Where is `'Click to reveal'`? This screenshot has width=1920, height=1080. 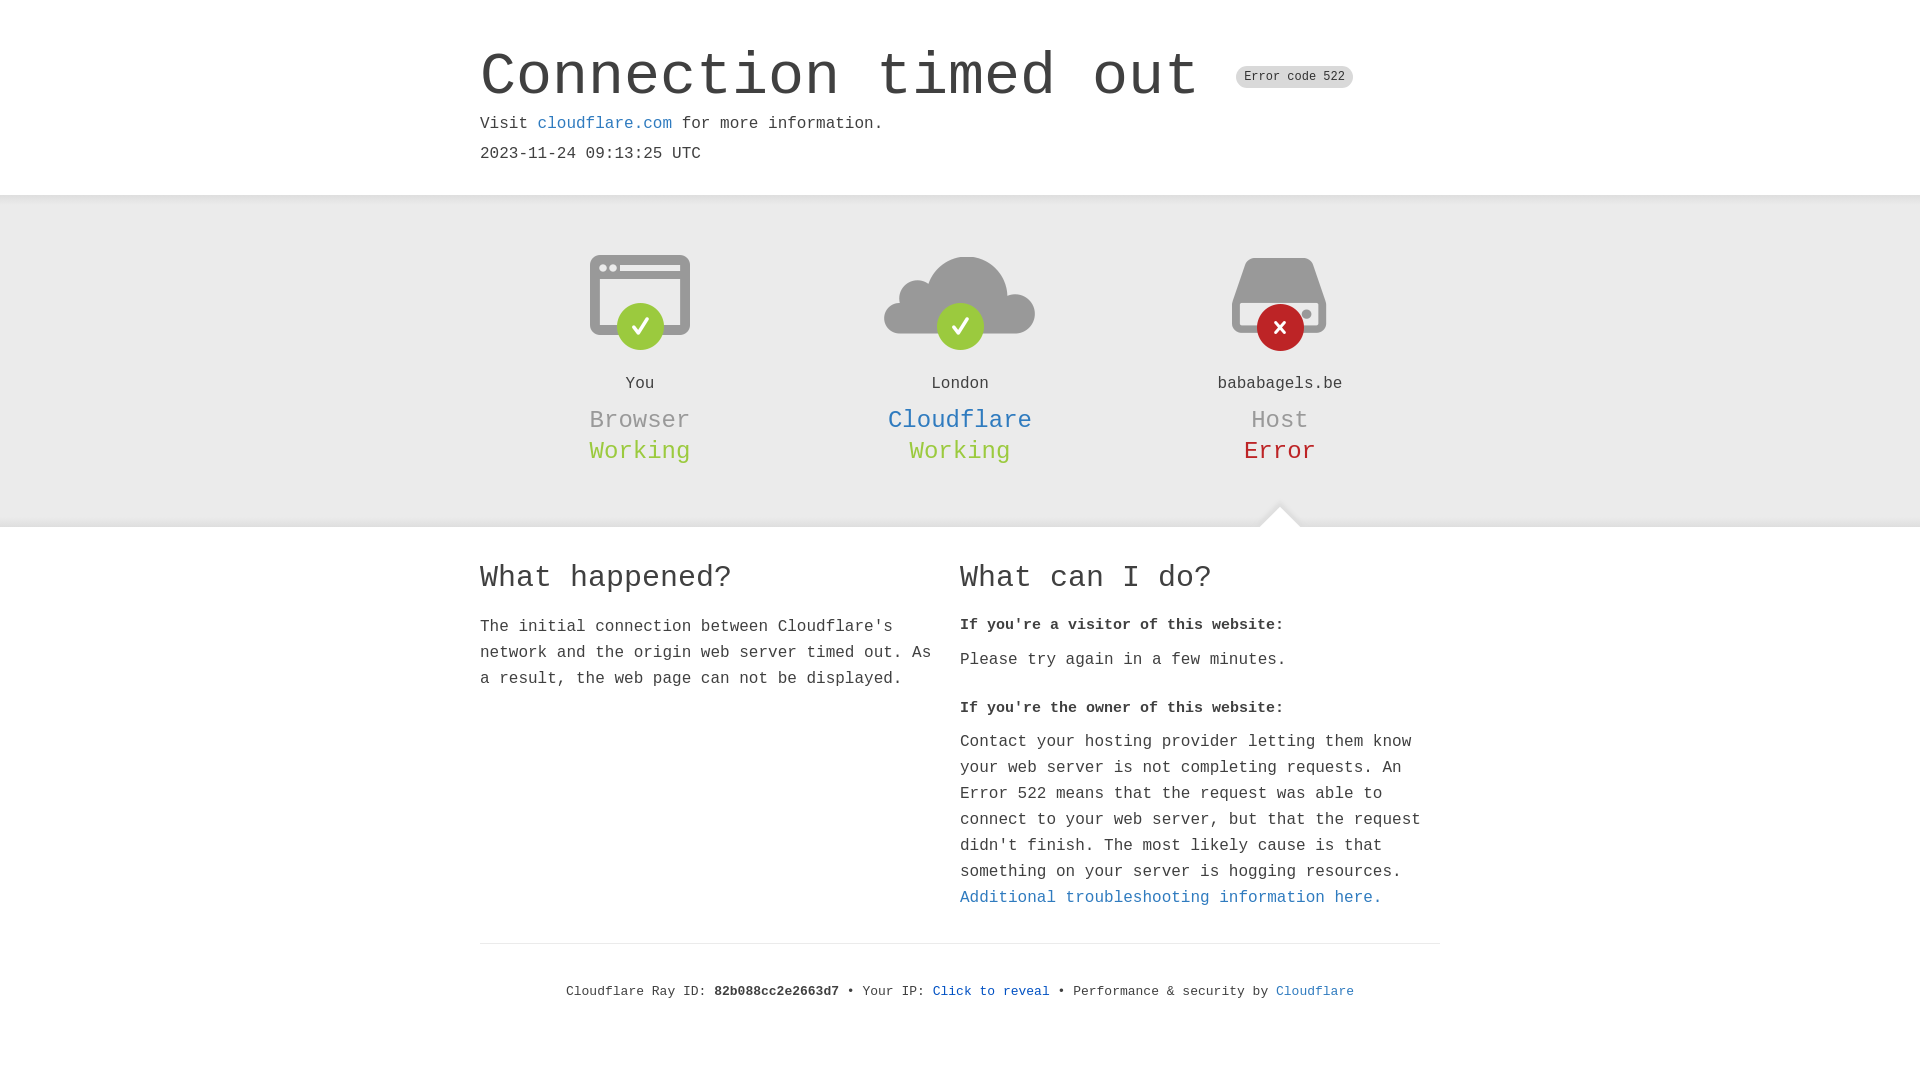
'Click to reveal' is located at coordinates (991, 991).